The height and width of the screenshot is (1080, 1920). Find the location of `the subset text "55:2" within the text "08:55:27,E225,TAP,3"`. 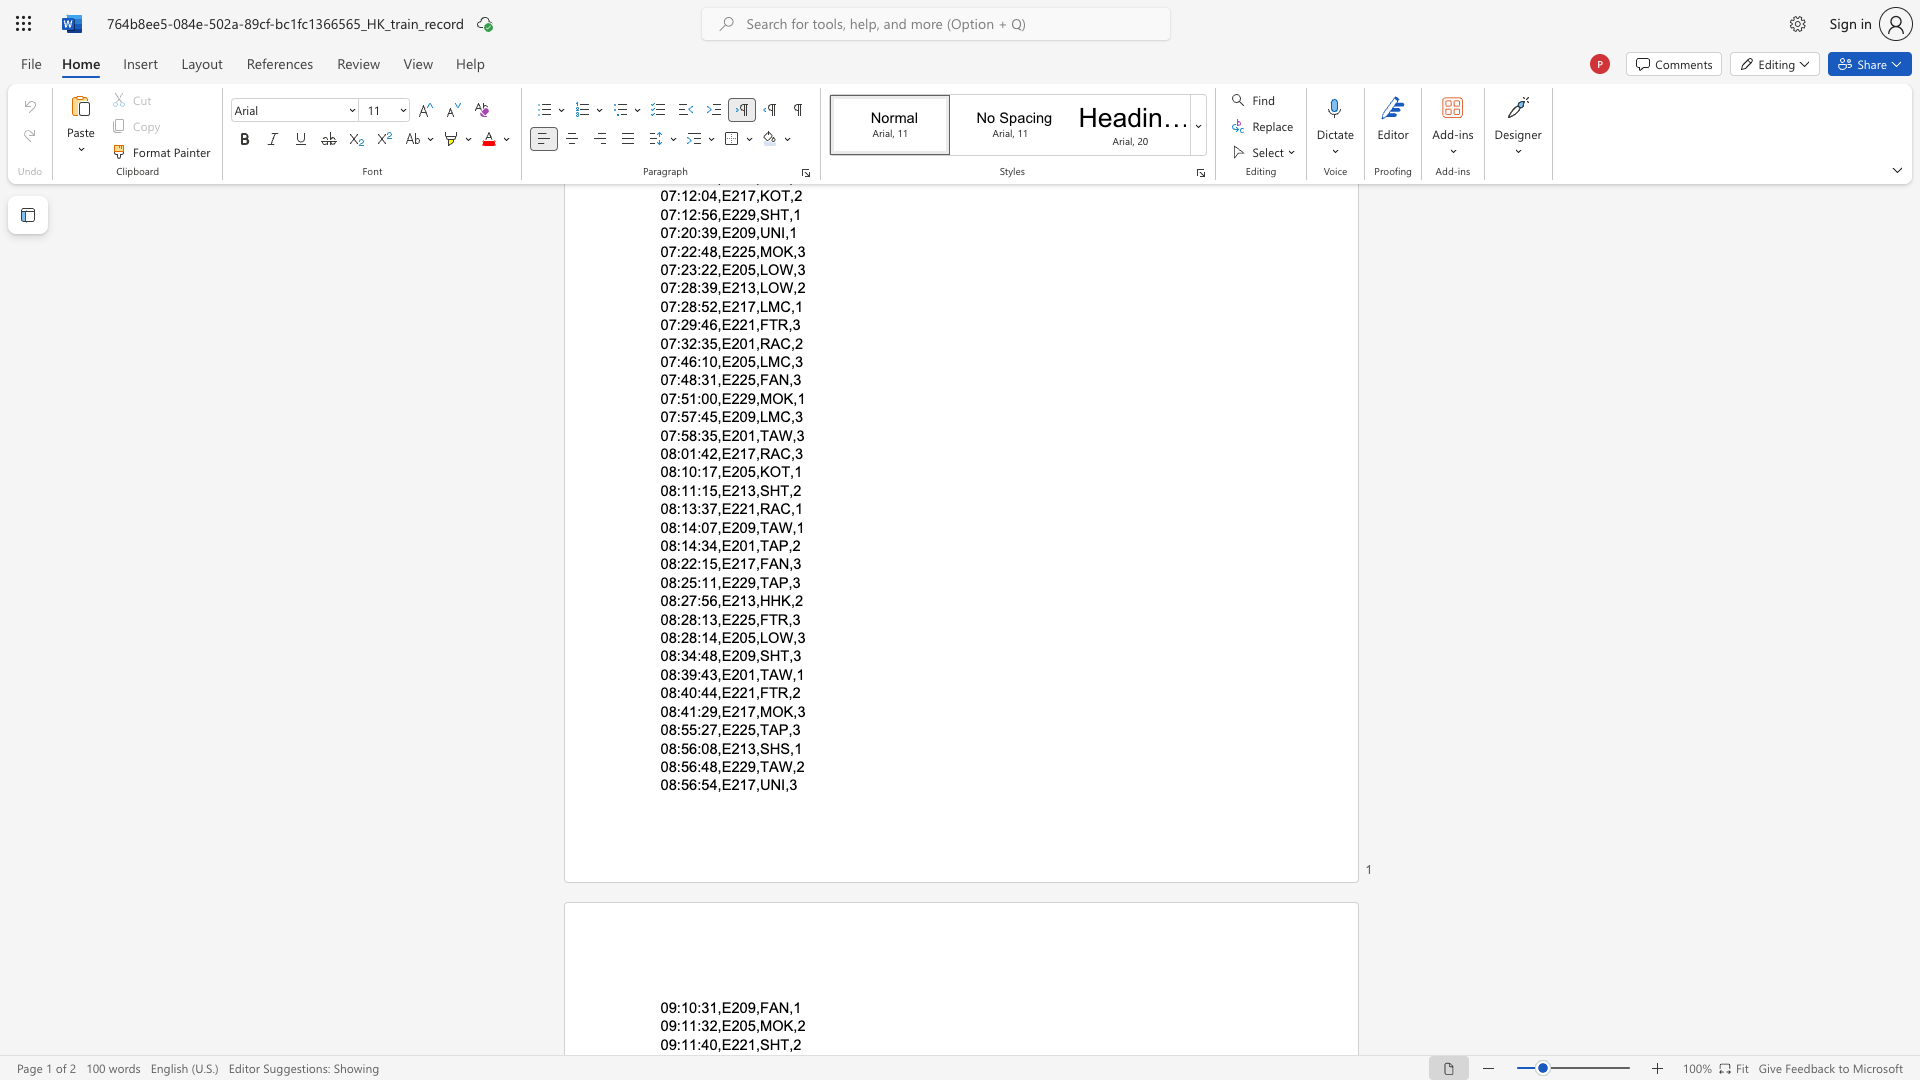

the subset text "55:2" within the text "08:55:27,E225,TAP,3" is located at coordinates (680, 730).